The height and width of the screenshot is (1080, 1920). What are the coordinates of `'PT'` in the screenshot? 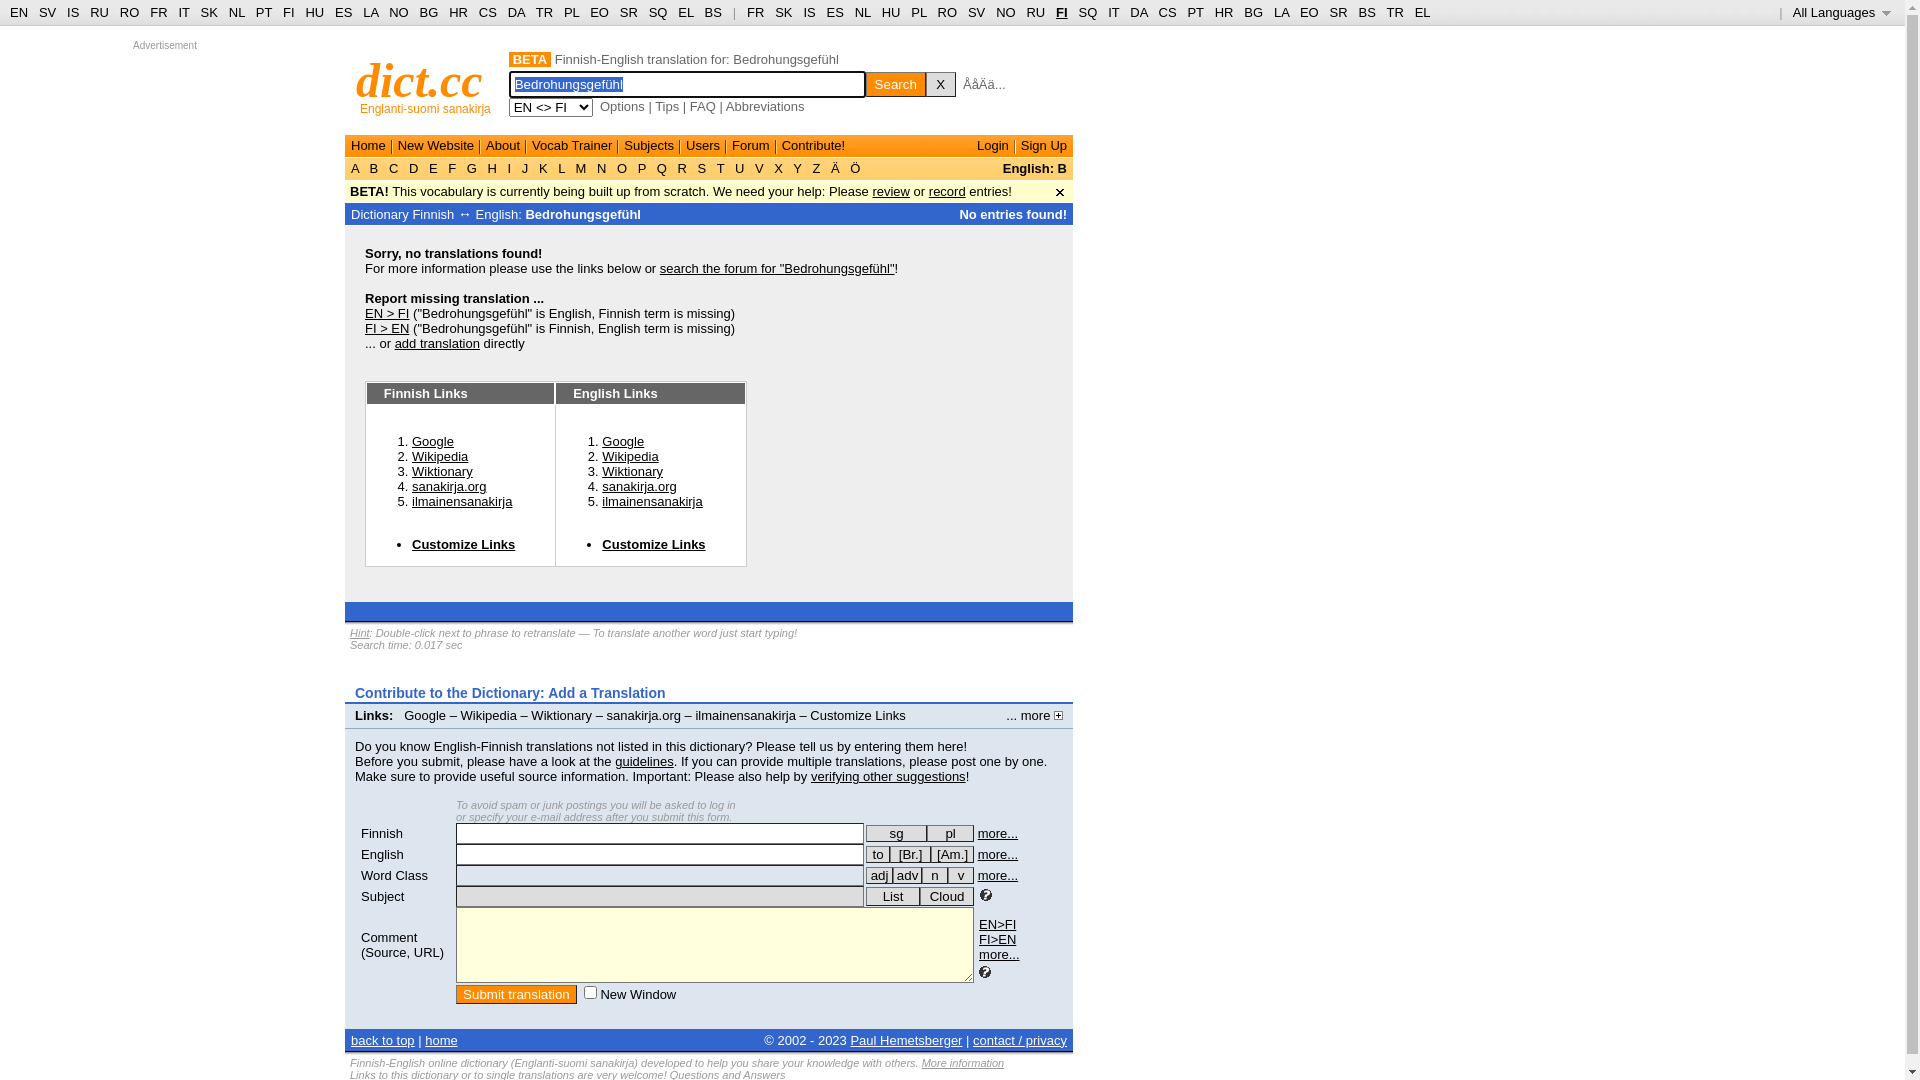 It's located at (263, 12).